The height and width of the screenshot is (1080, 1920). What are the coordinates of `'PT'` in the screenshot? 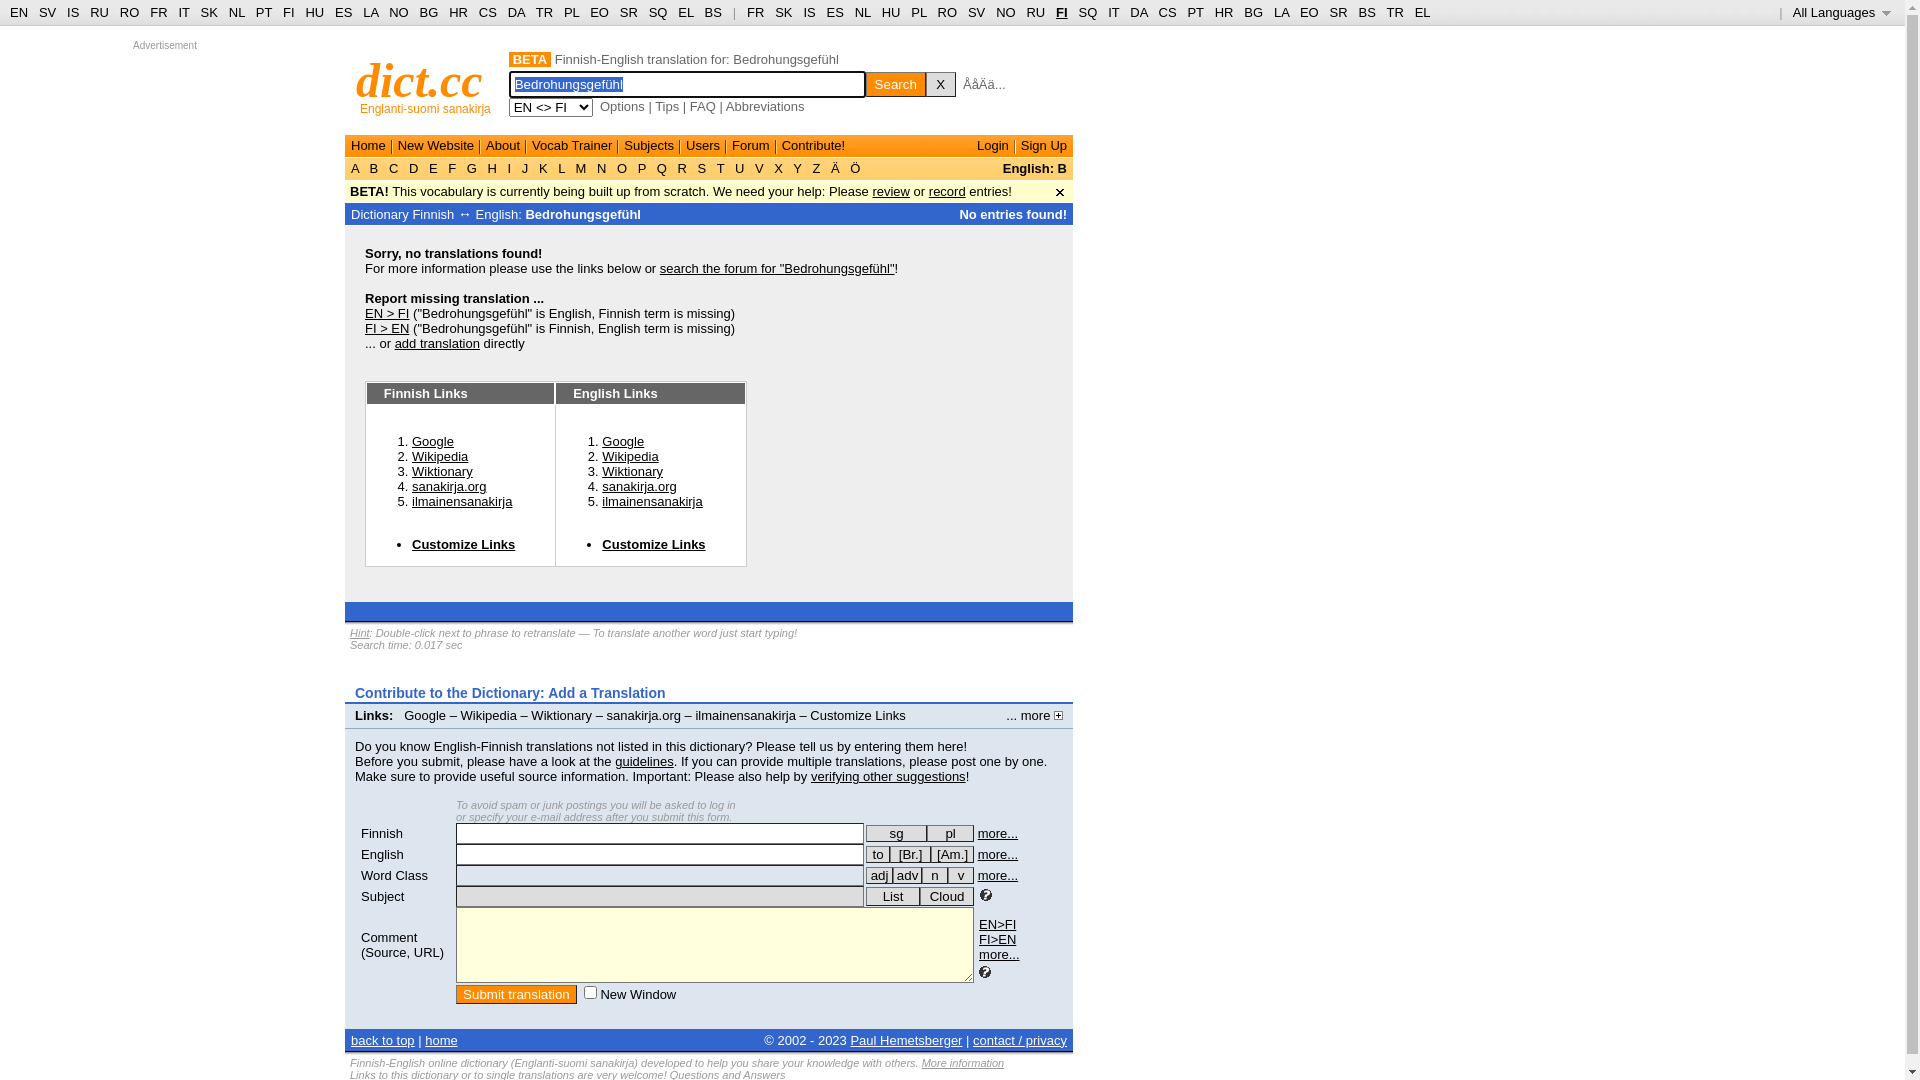 It's located at (263, 12).